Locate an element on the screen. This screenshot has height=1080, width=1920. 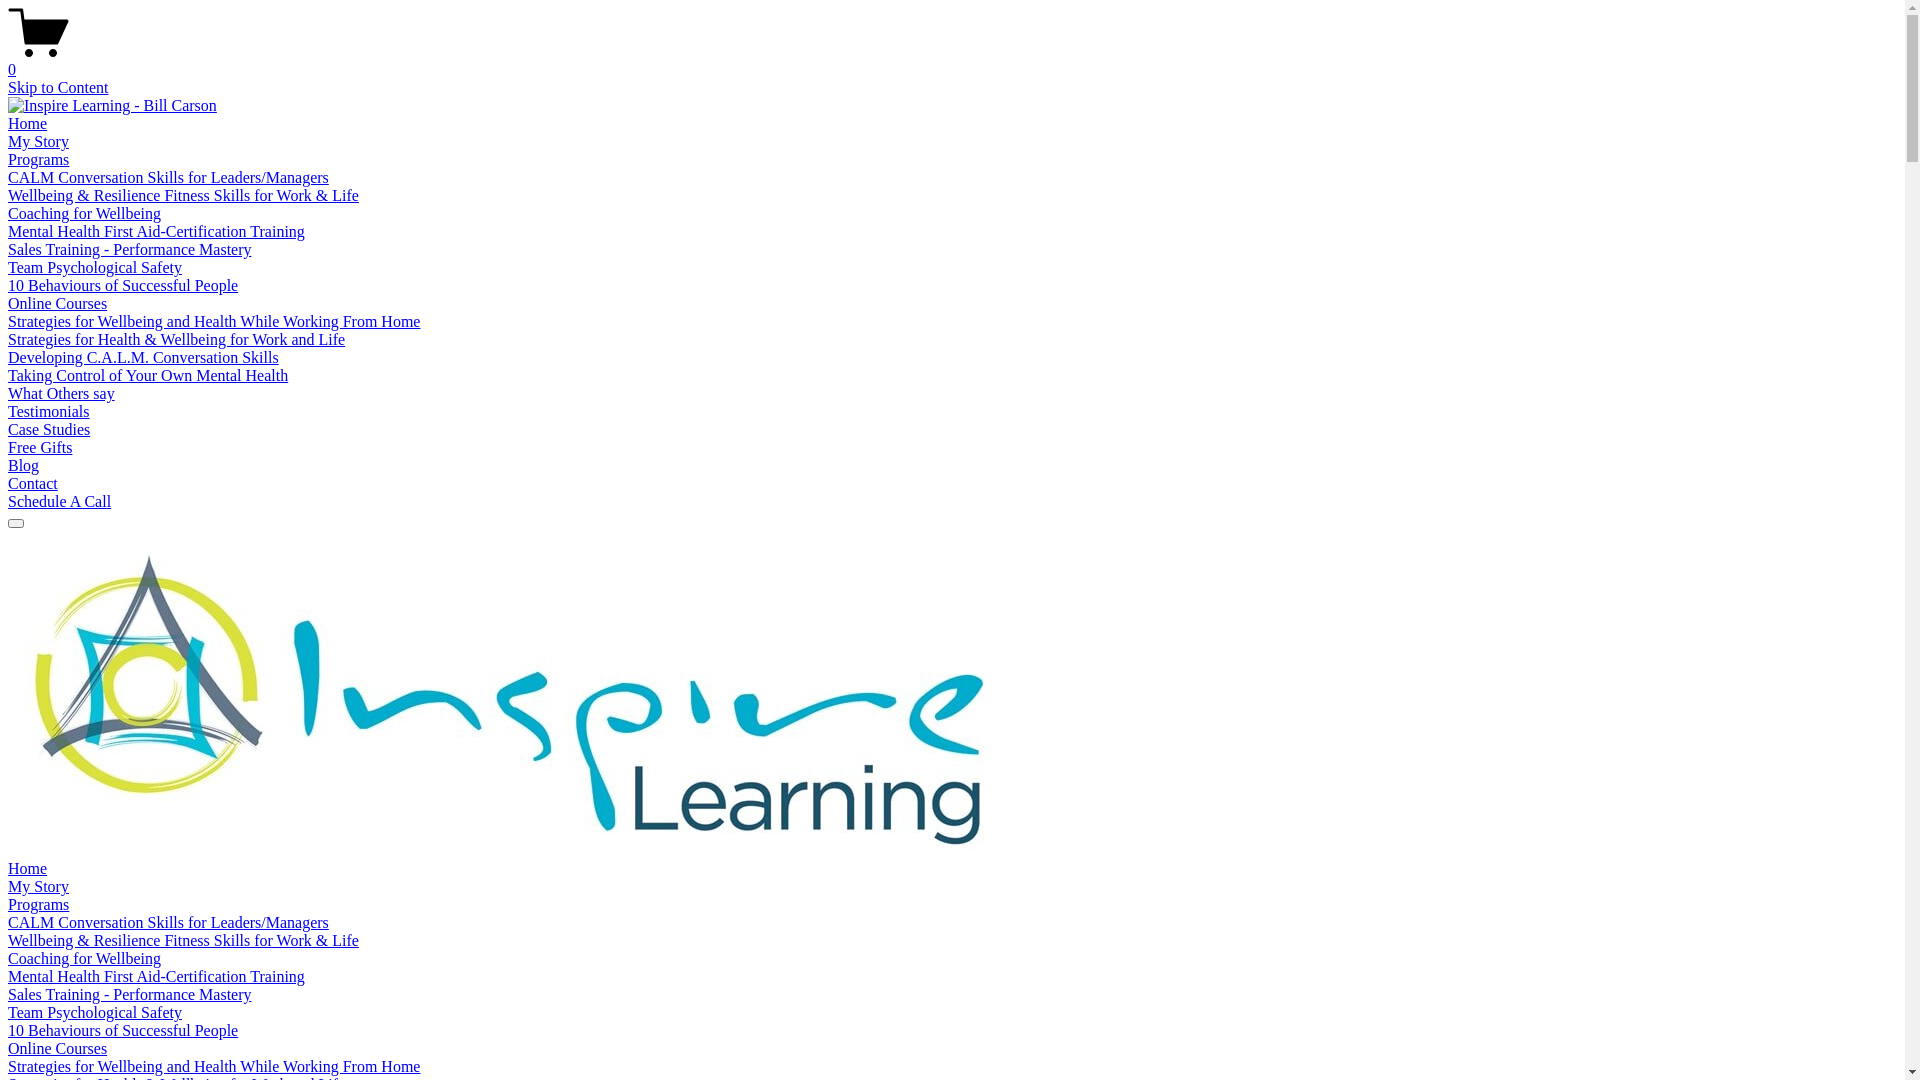
'Free Gifts' is located at coordinates (8, 446).